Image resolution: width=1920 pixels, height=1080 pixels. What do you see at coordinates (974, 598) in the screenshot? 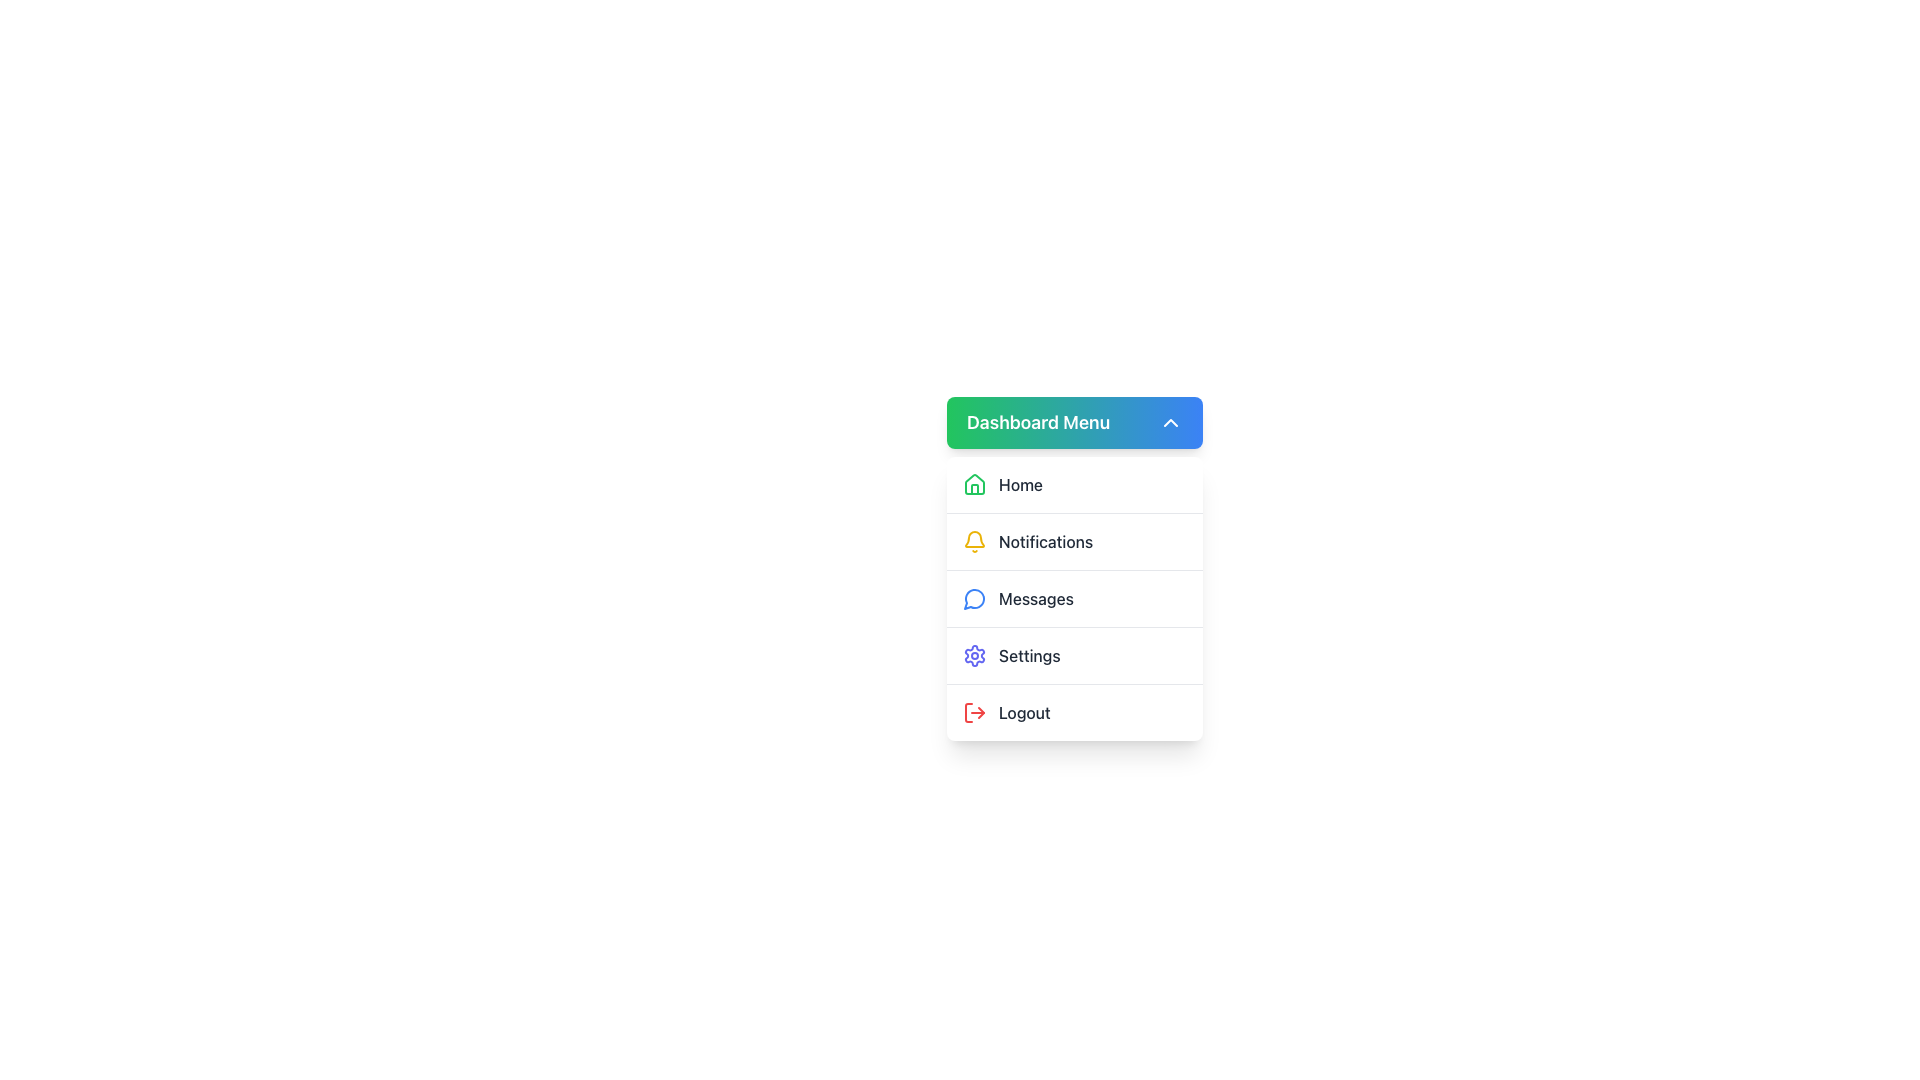
I see `the 'Messages' icon in the dropdown menu, which is visually represented by a blue-outlined icon to the left of the 'Messages' label, the third item in the list` at bounding box center [974, 598].